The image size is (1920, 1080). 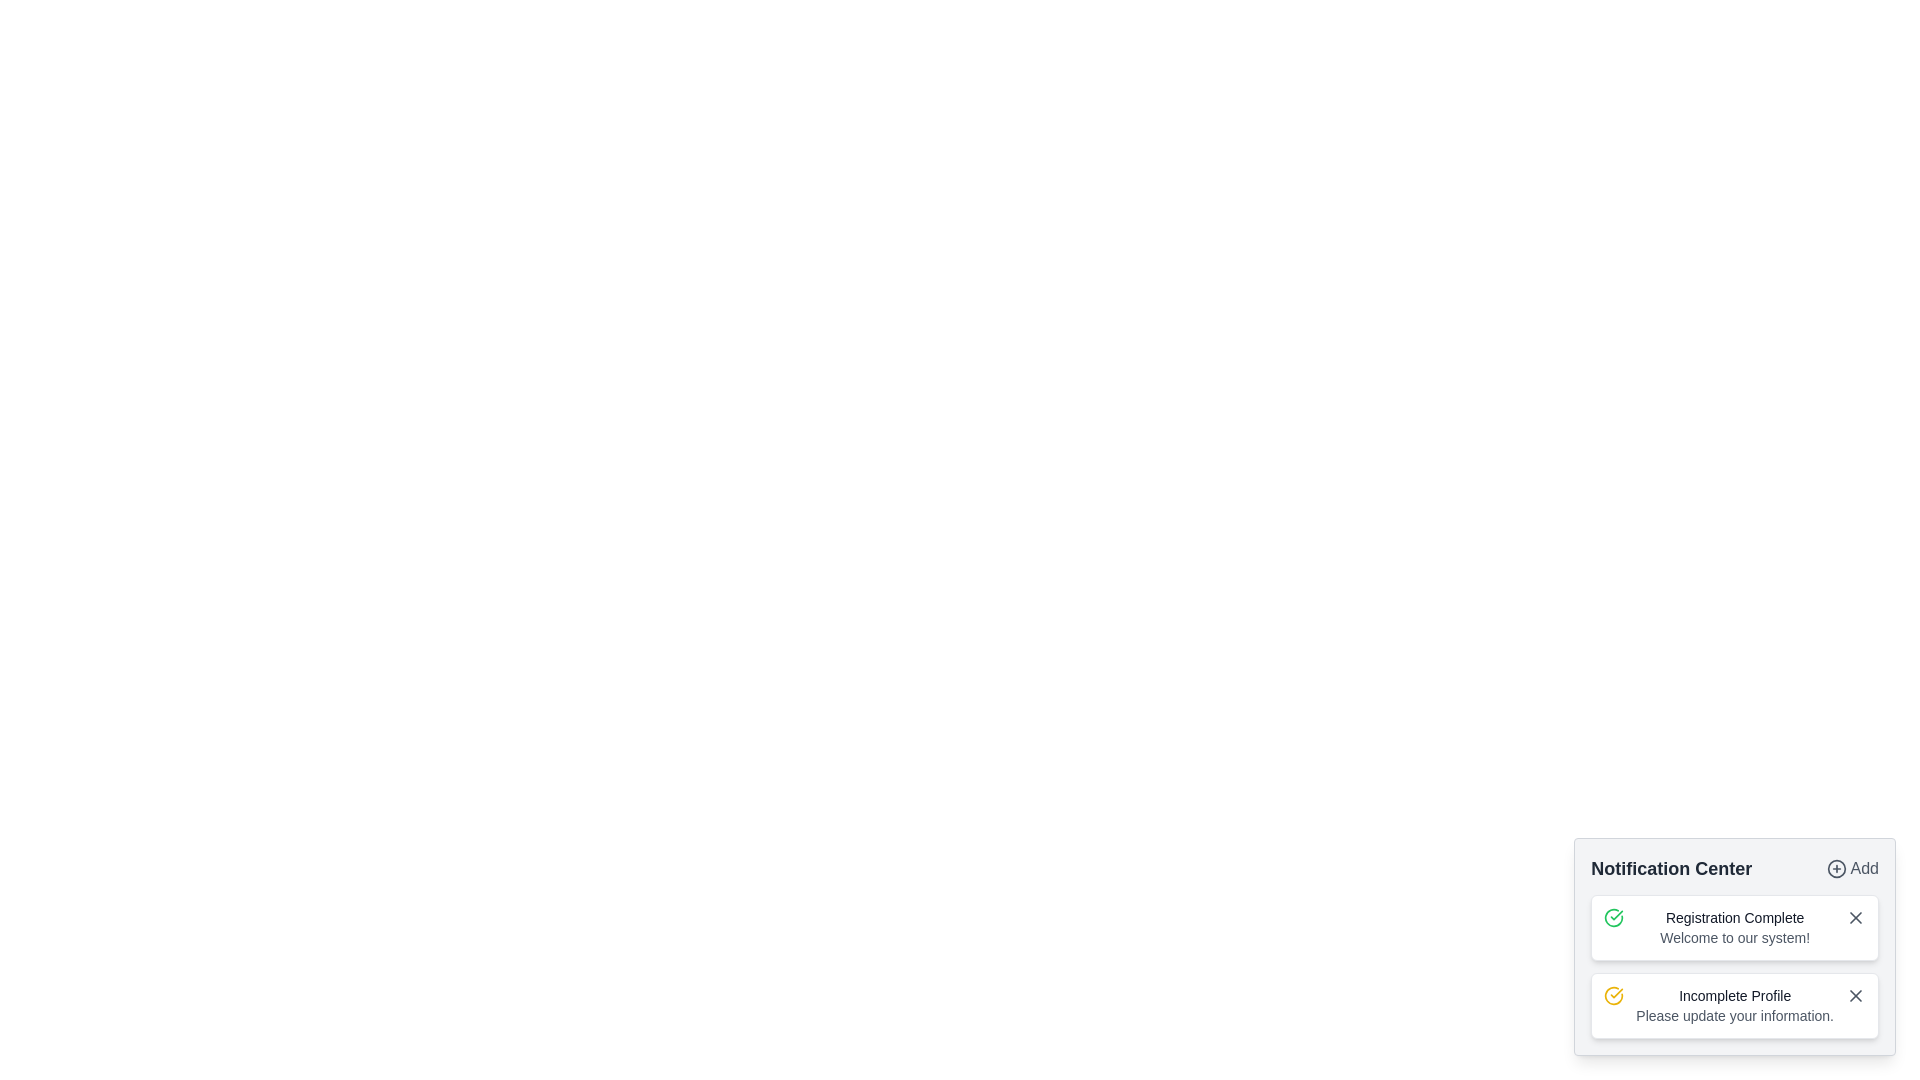 I want to click on the close button located at the top-right corner of the 'Incomplete Profile' notification in the 'Notification Center', so click(x=1855, y=995).